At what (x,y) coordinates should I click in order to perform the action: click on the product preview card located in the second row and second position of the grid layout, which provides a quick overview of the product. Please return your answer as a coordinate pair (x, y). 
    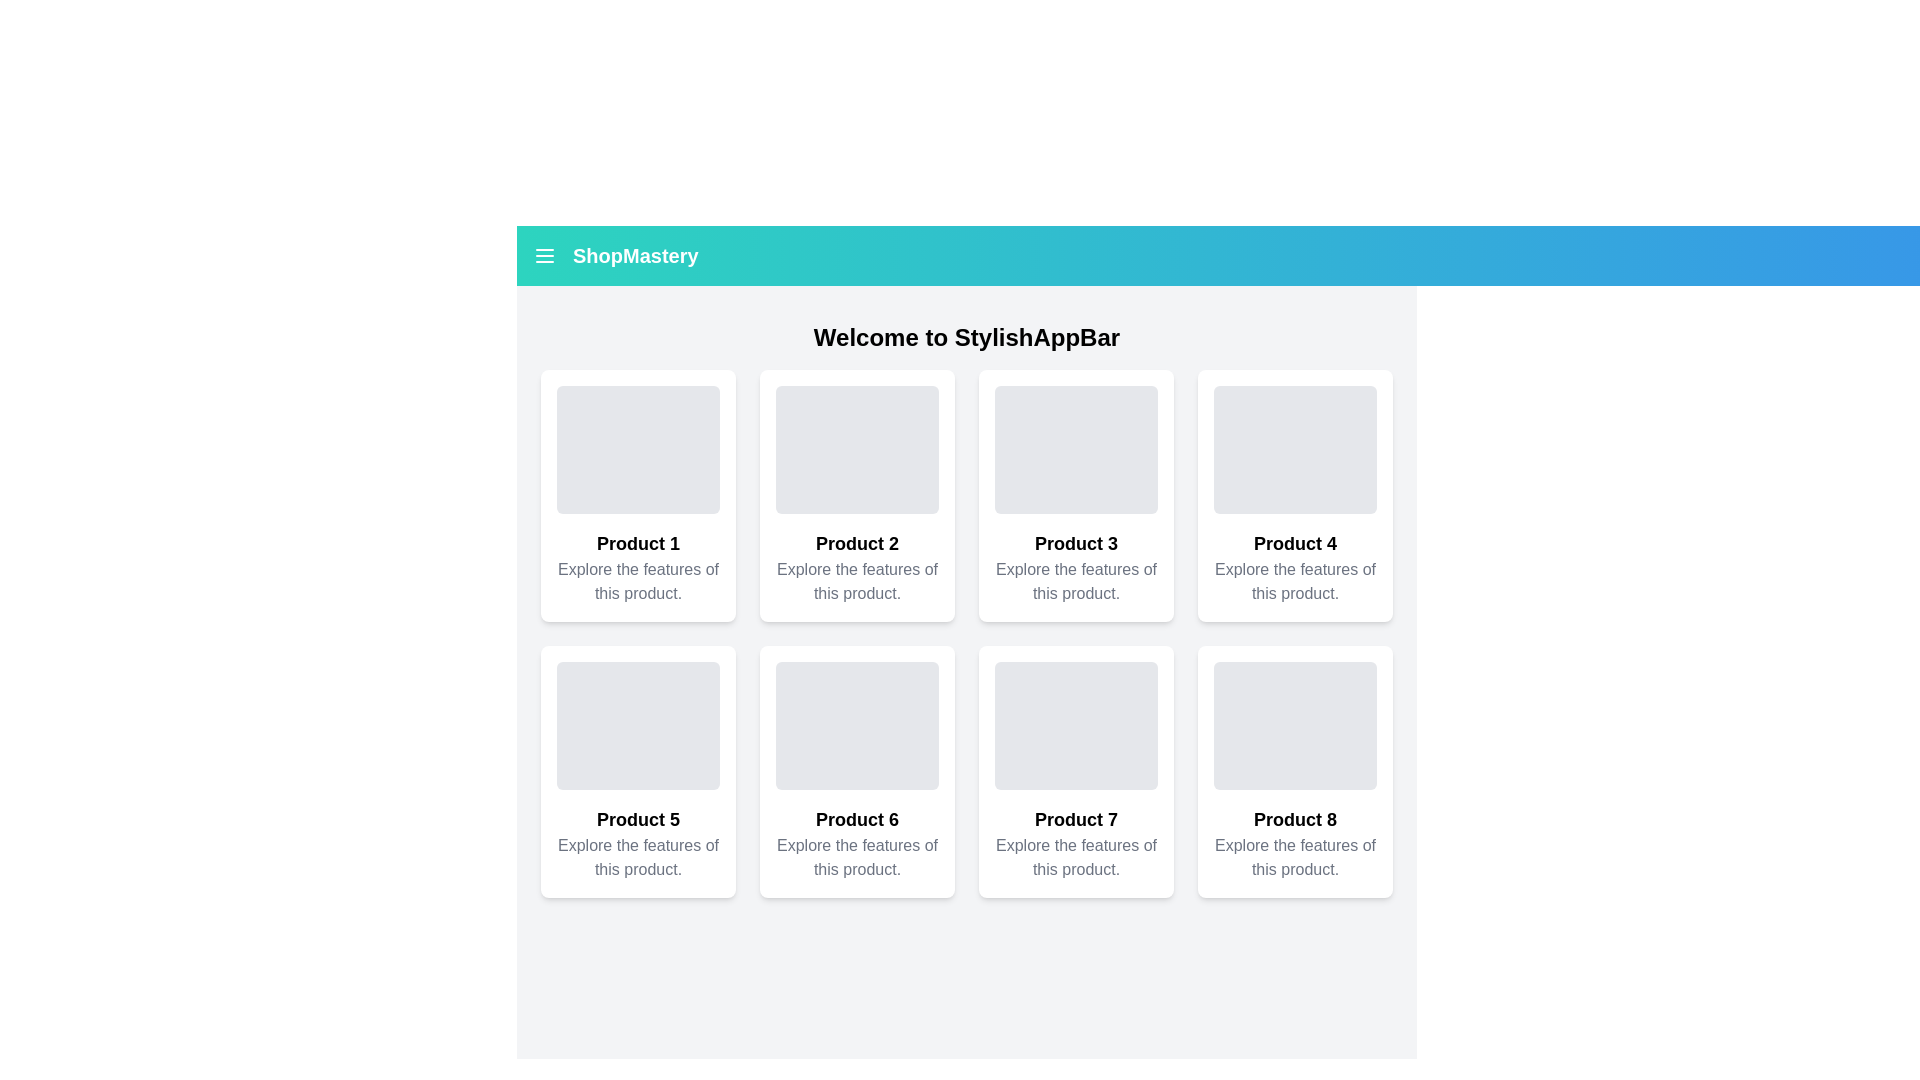
    Looking at the image, I should click on (857, 770).